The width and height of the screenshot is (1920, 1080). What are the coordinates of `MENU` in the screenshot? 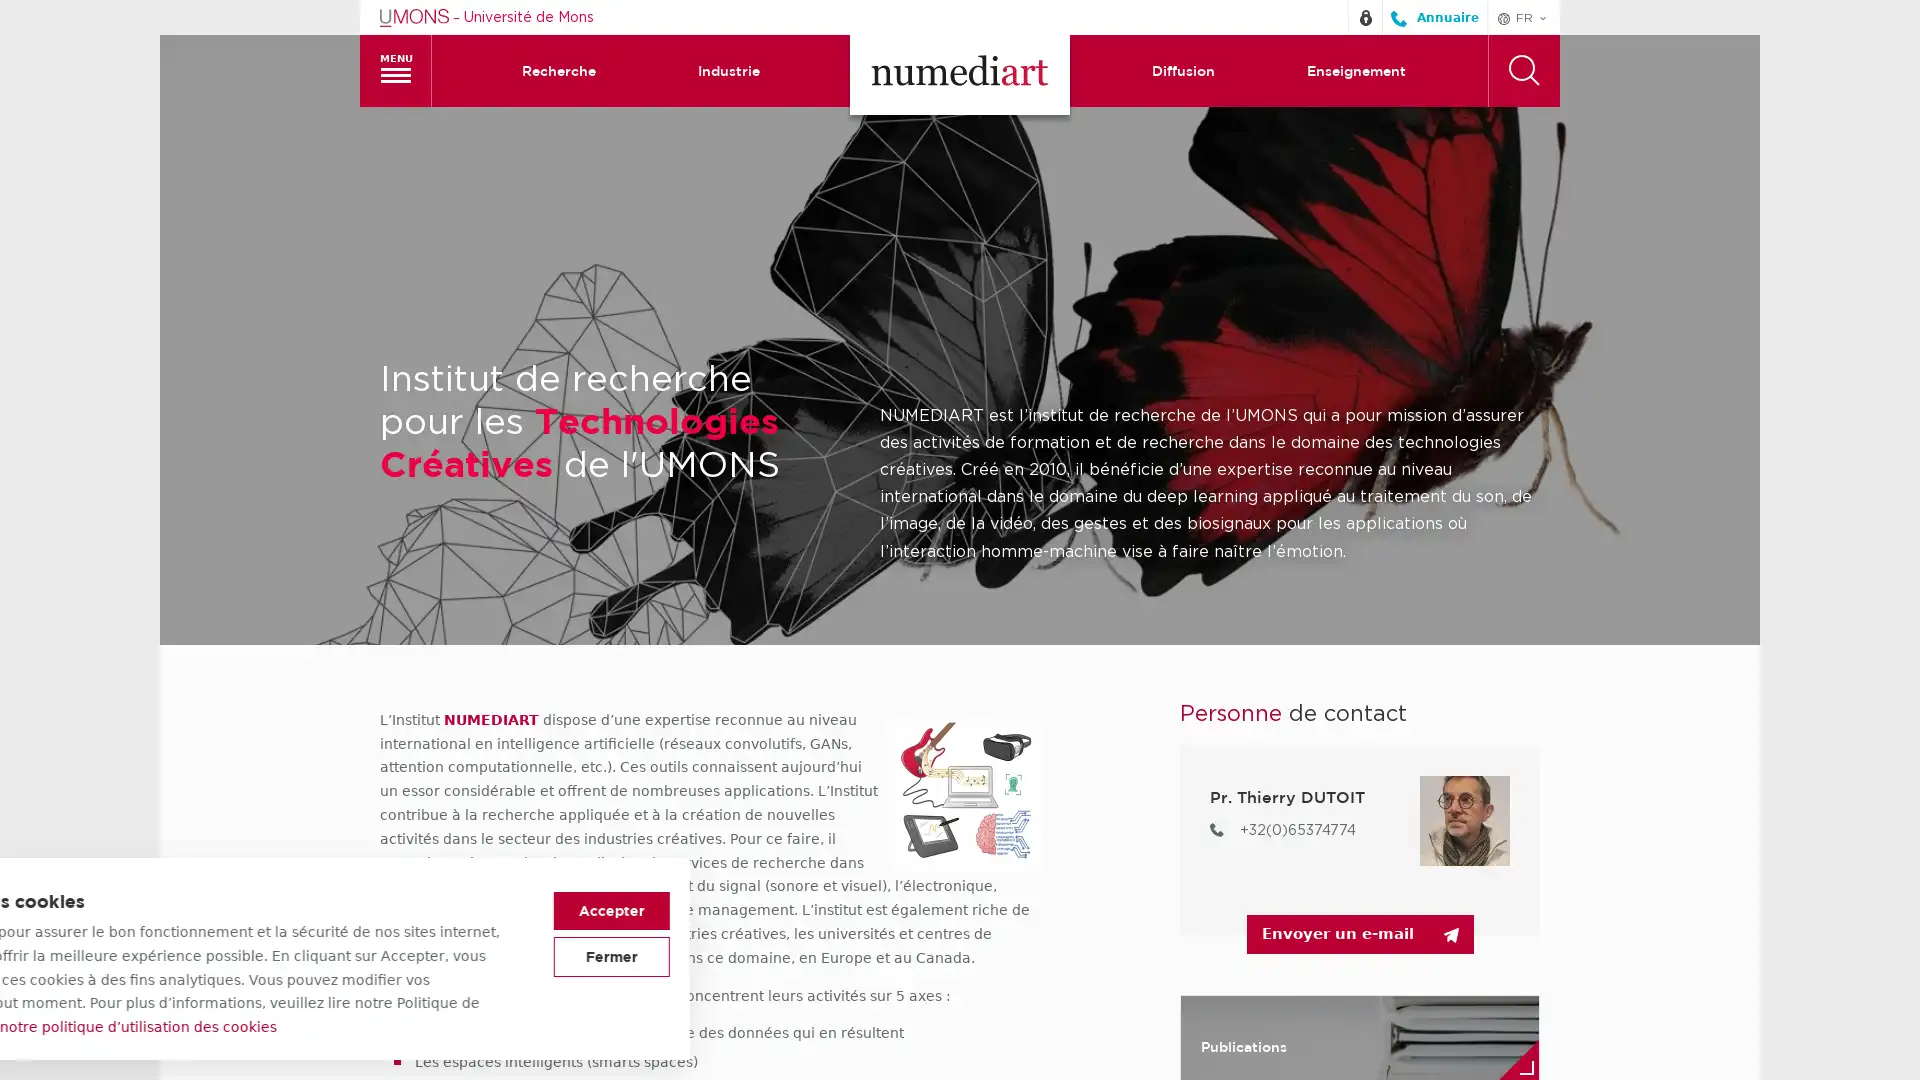 It's located at (395, 68).